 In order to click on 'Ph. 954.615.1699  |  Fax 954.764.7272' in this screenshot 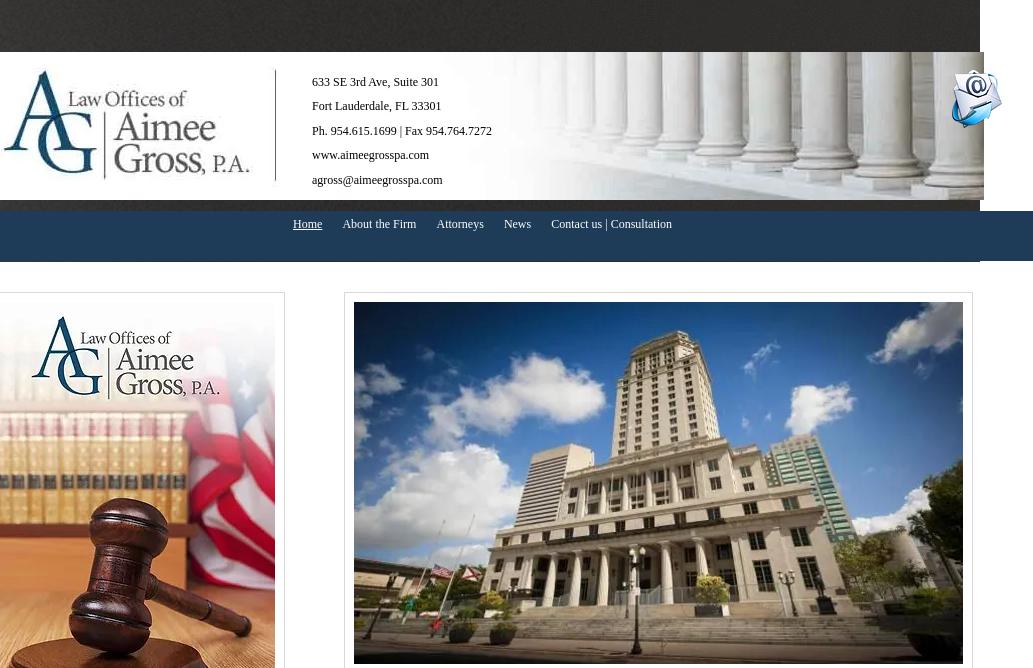, I will do `click(402, 128)`.